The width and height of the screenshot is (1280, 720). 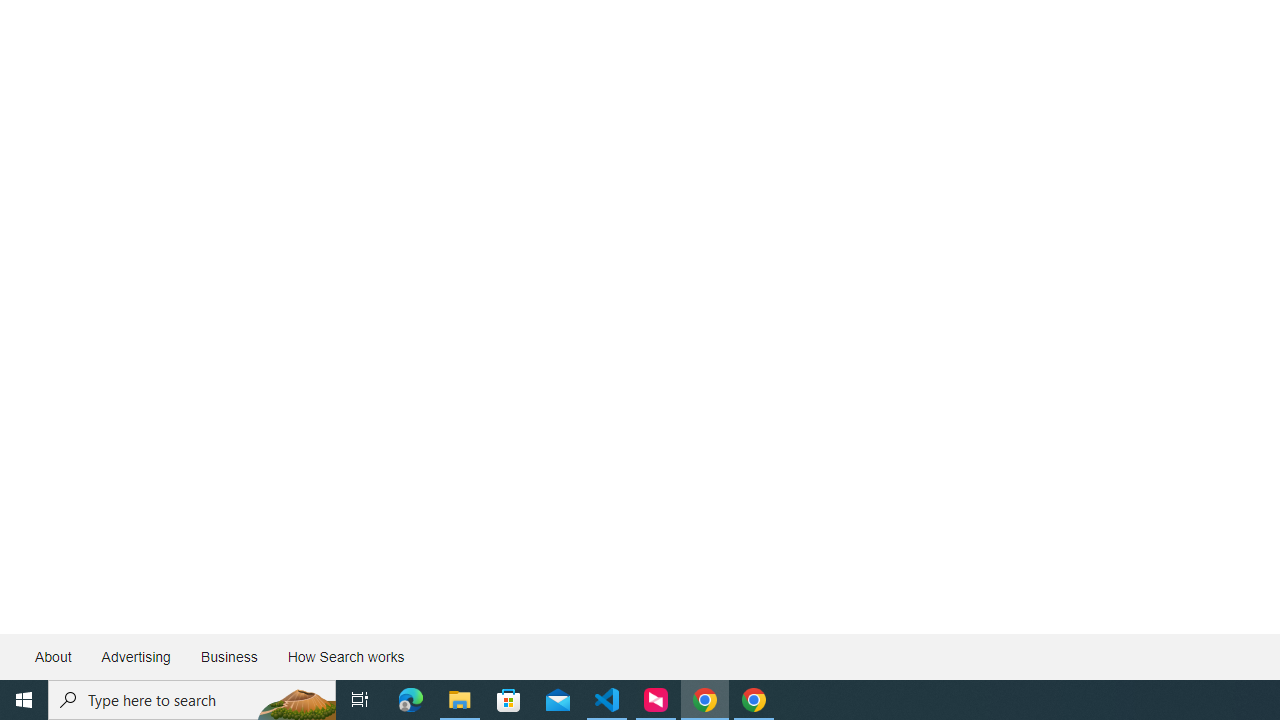 I want to click on 'Advertising', so click(x=134, y=657).